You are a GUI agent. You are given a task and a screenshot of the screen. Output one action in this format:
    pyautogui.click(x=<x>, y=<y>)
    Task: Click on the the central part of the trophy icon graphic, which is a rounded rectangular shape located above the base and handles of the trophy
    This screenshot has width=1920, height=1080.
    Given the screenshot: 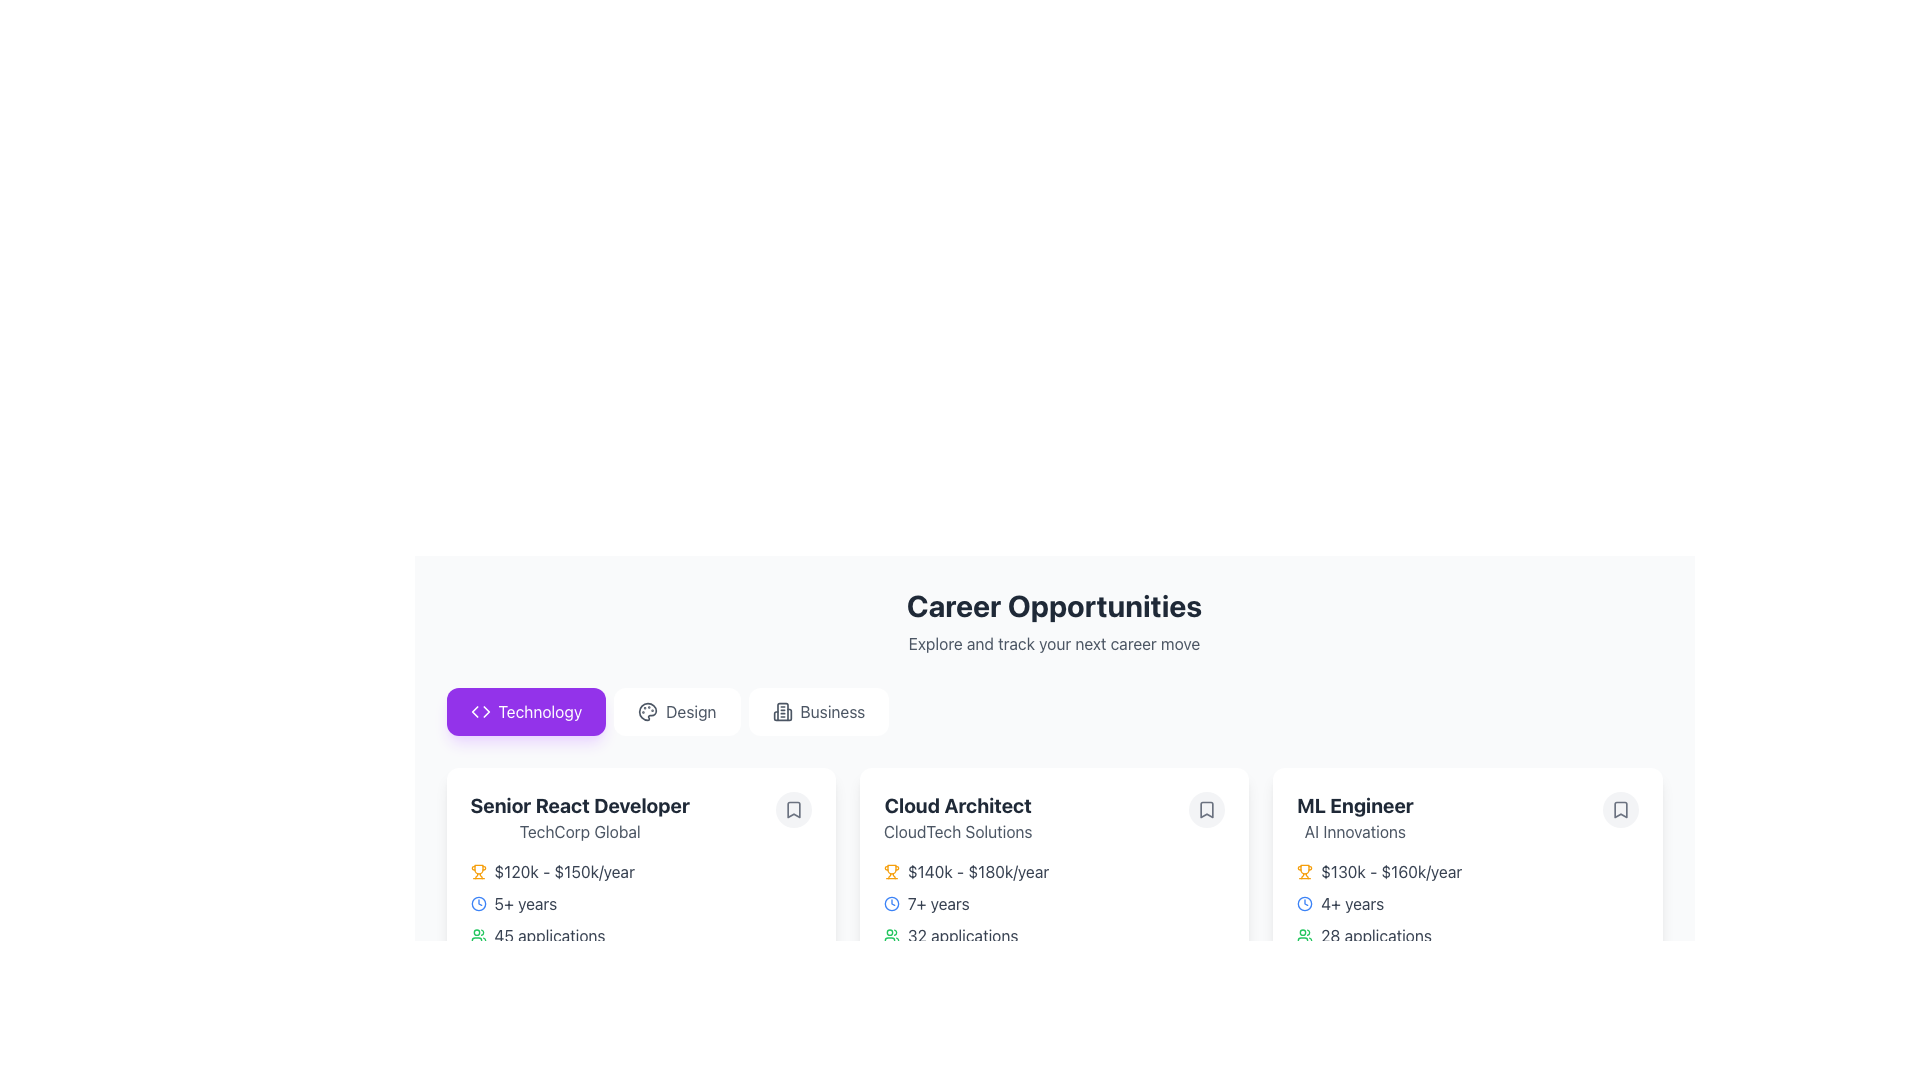 What is the action you would take?
    pyautogui.click(x=477, y=868)
    